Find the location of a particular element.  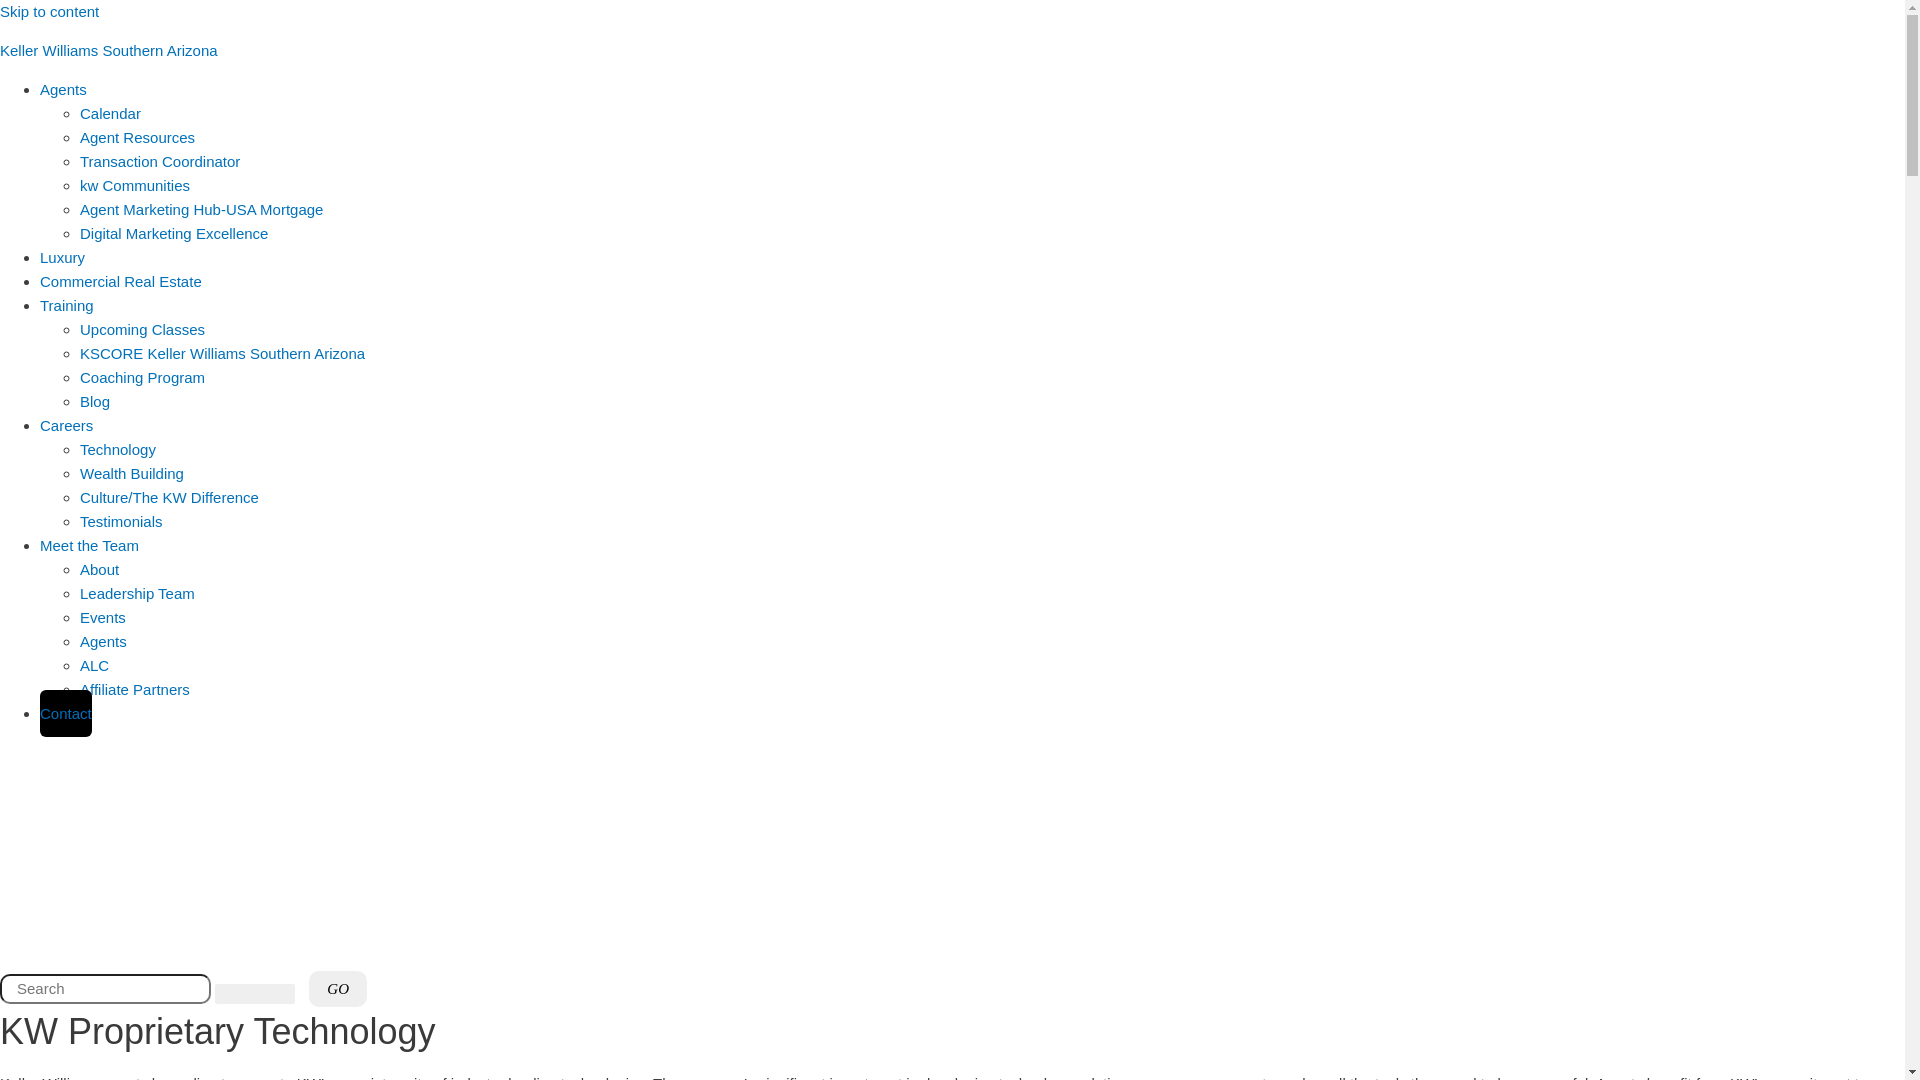

'ALC' is located at coordinates (93, 665).